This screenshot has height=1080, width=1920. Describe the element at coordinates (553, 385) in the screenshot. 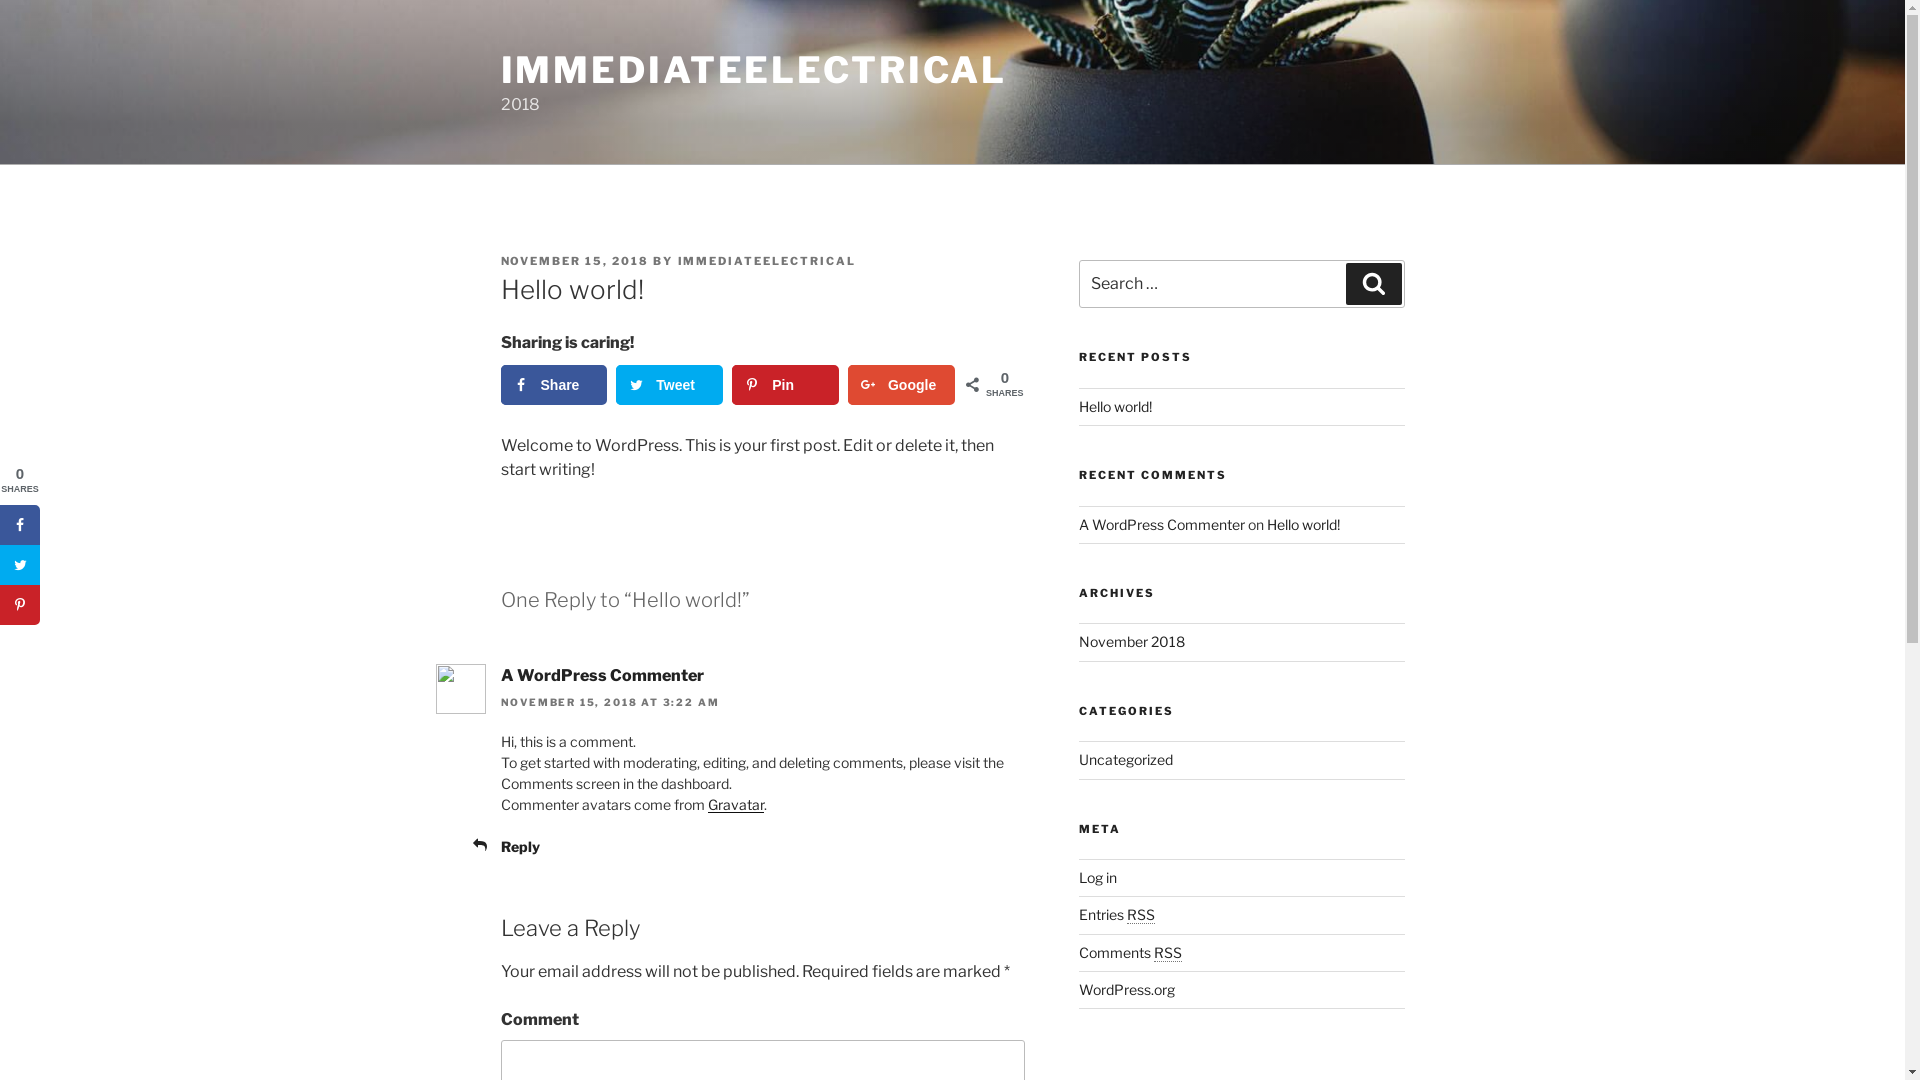

I see `'Share'` at that location.